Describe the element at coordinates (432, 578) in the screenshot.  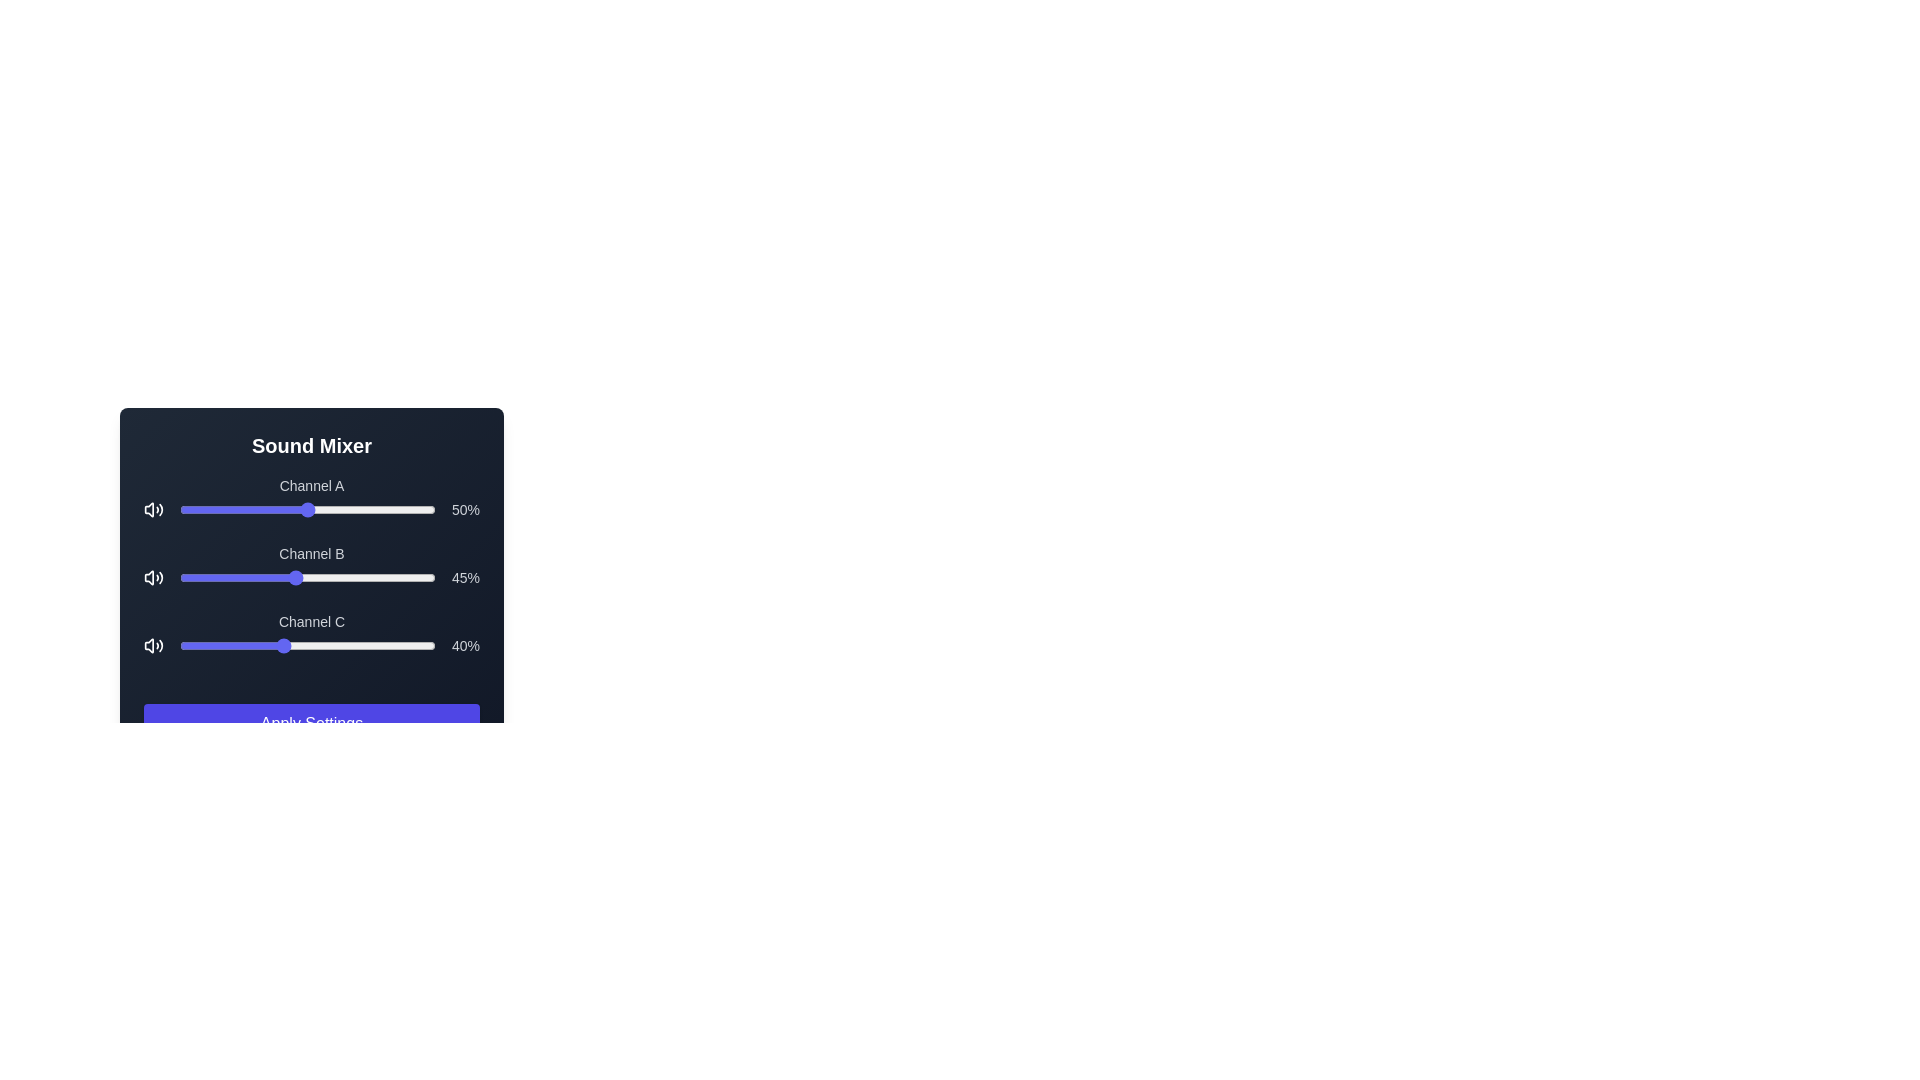
I see `the Channel B volume` at that location.